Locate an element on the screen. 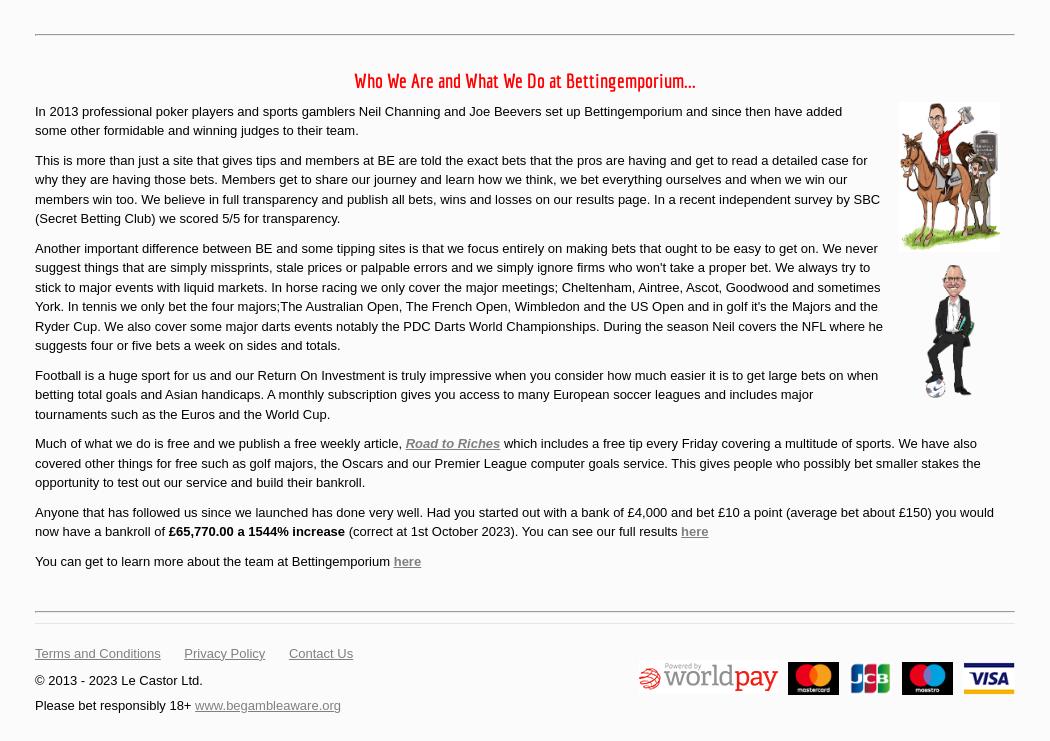 The image size is (1050, 741). 'Road to Riches' is located at coordinates (452, 443).